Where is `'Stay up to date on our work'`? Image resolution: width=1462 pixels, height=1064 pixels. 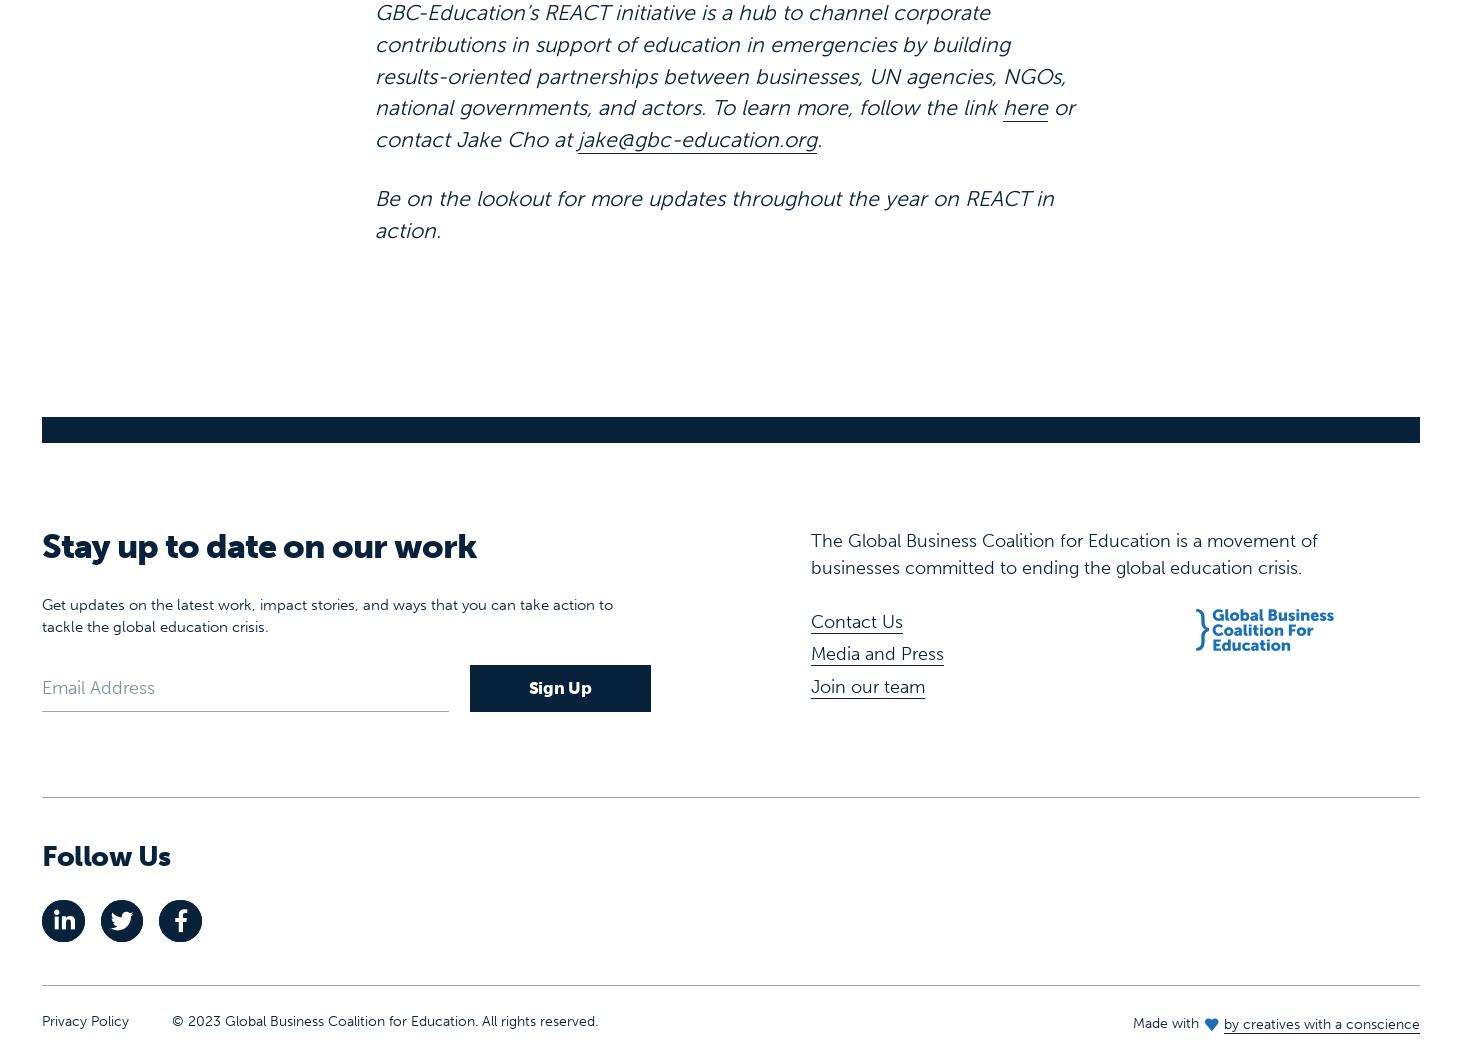
'Stay up to date on our work' is located at coordinates (257, 482).